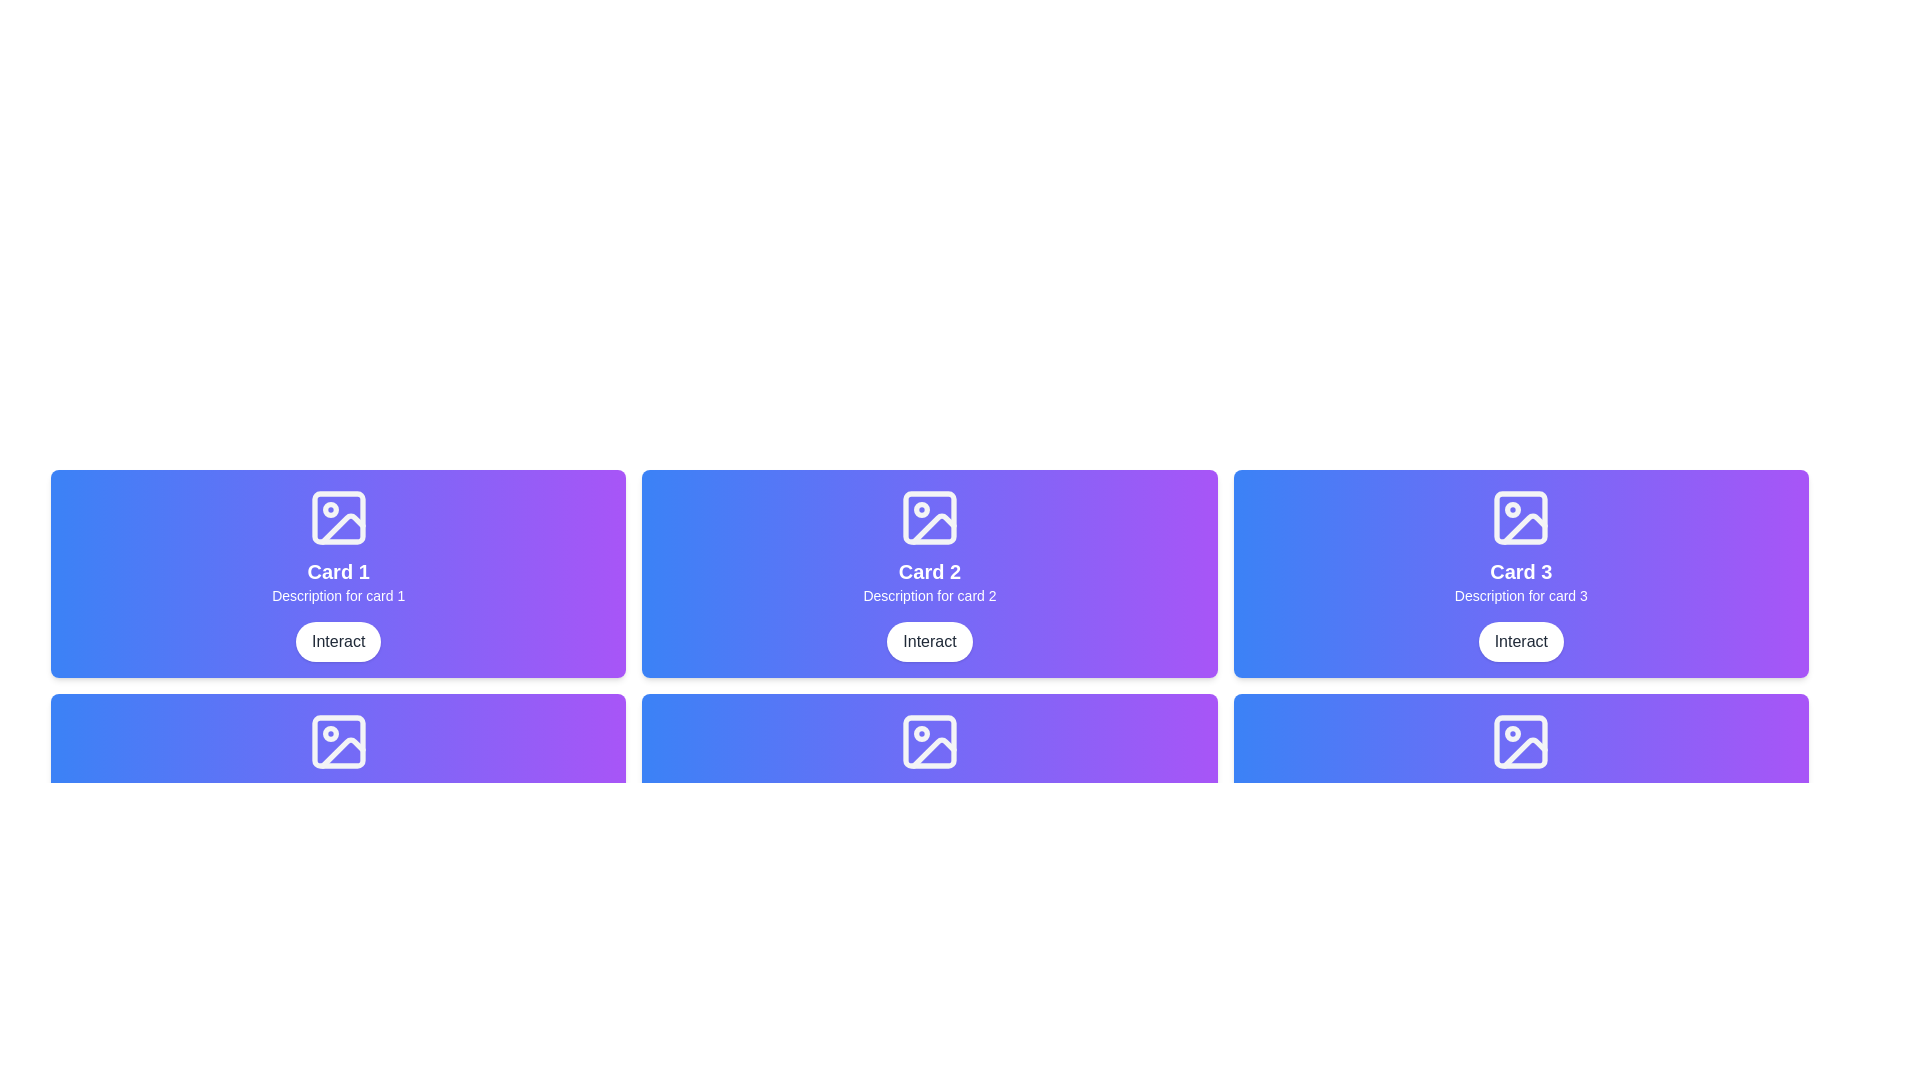 This screenshot has width=1920, height=1080. What do you see at coordinates (929, 516) in the screenshot?
I see `the image or graphic placeholder icon located in 'Card 2', positioned above the text 'Card 2' and 'Description for card 2'` at bounding box center [929, 516].